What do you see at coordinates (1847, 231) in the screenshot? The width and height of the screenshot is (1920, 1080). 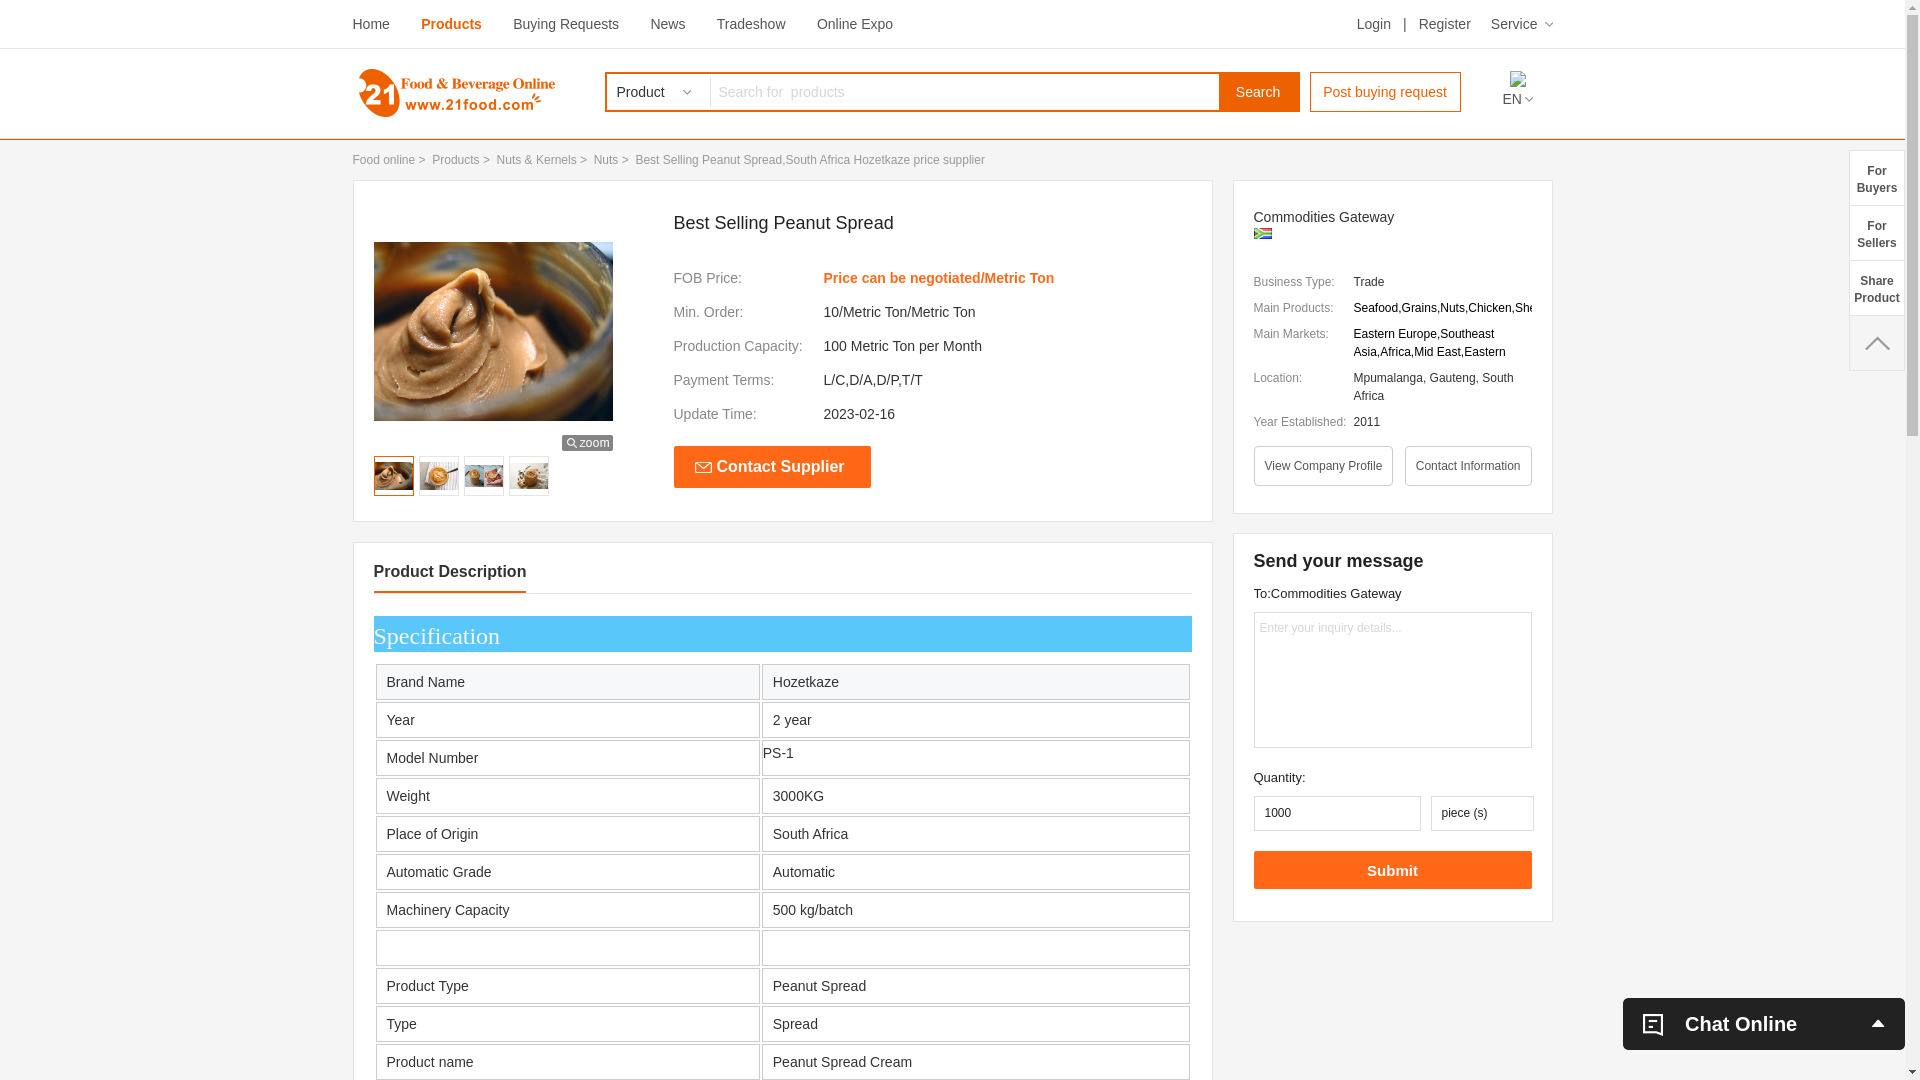 I see `'For` at bounding box center [1847, 231].